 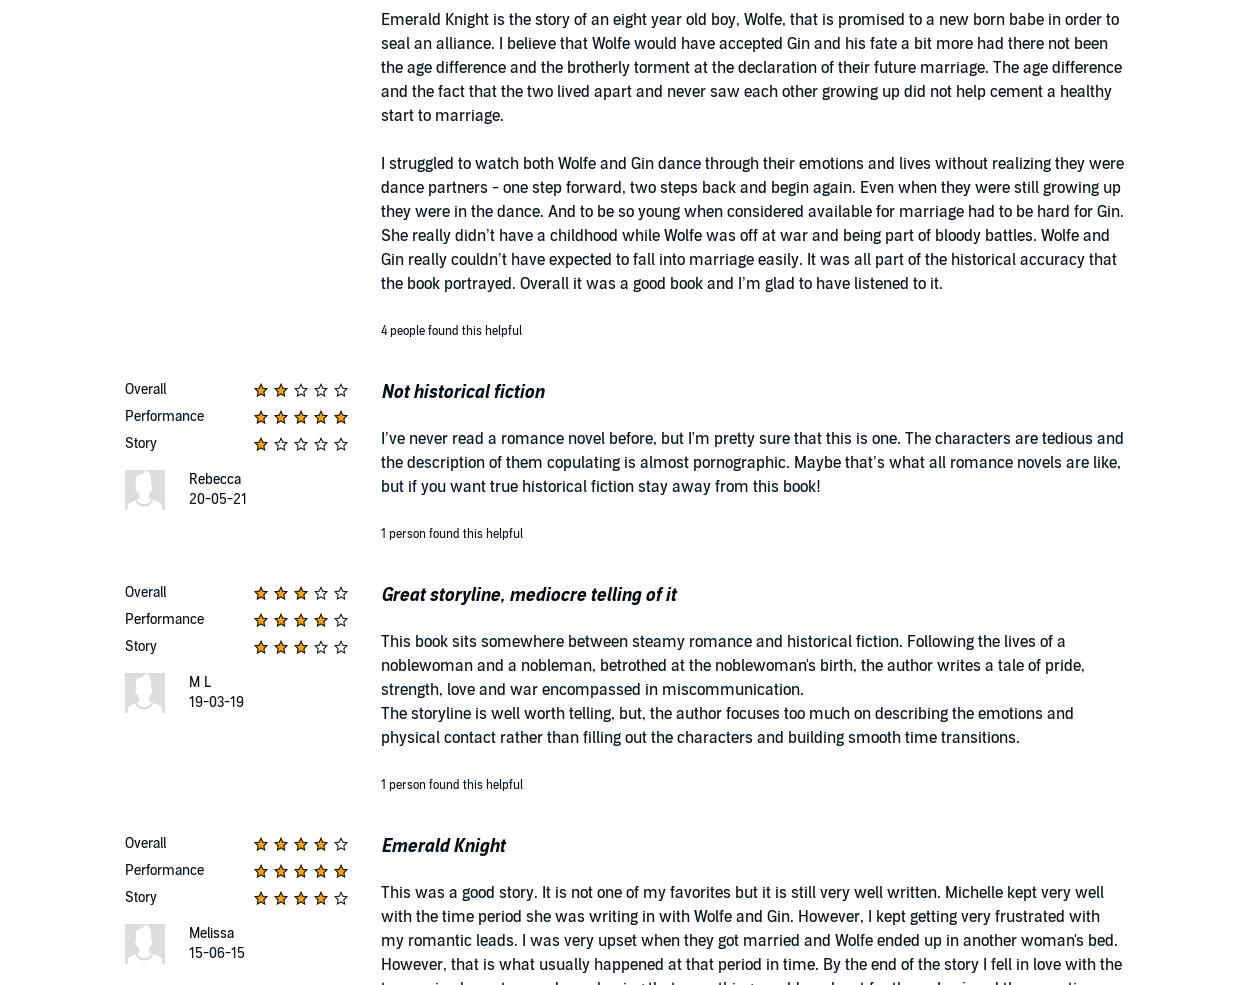 What do you see at coordinates (213, 478) in the screenshot?
I see `'Rebecca'` at bounding box center [213, 478].